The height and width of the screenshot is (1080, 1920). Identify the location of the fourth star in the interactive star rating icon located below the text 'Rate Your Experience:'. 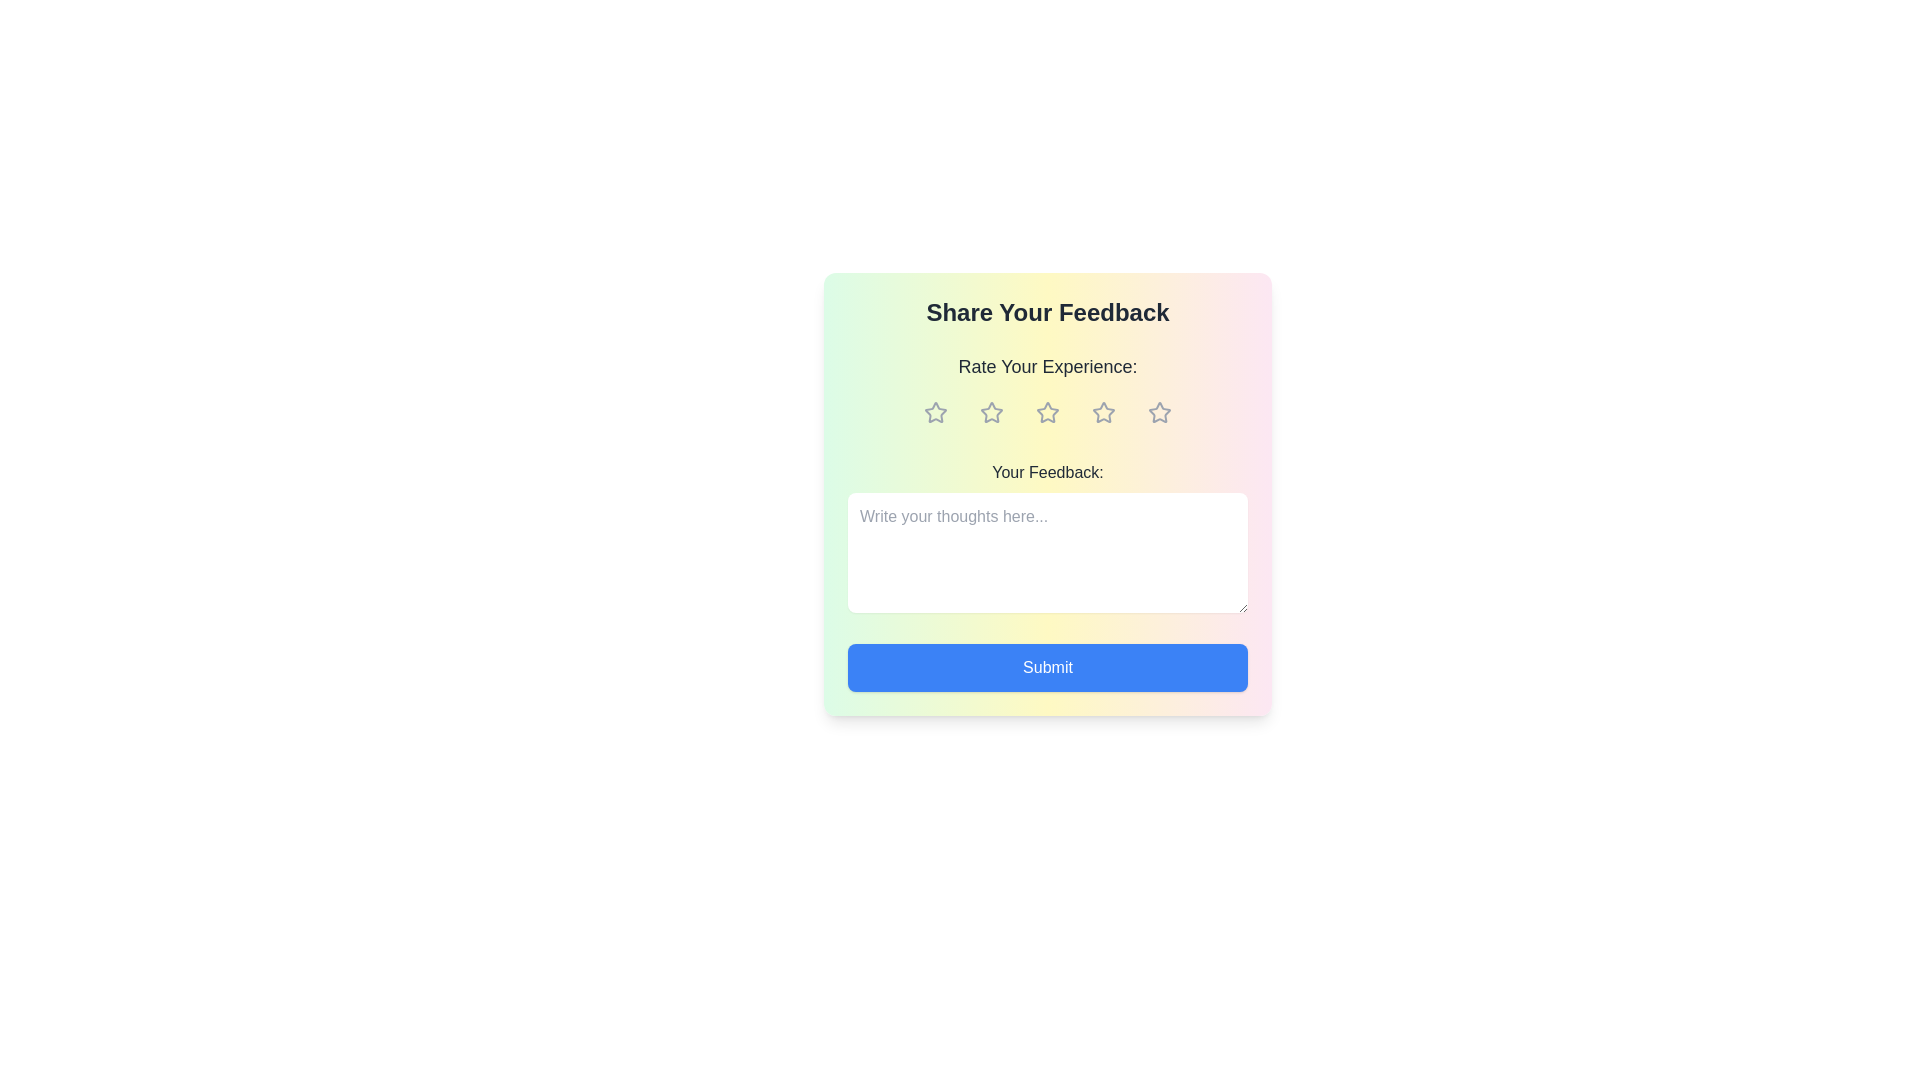
(1103, 411).